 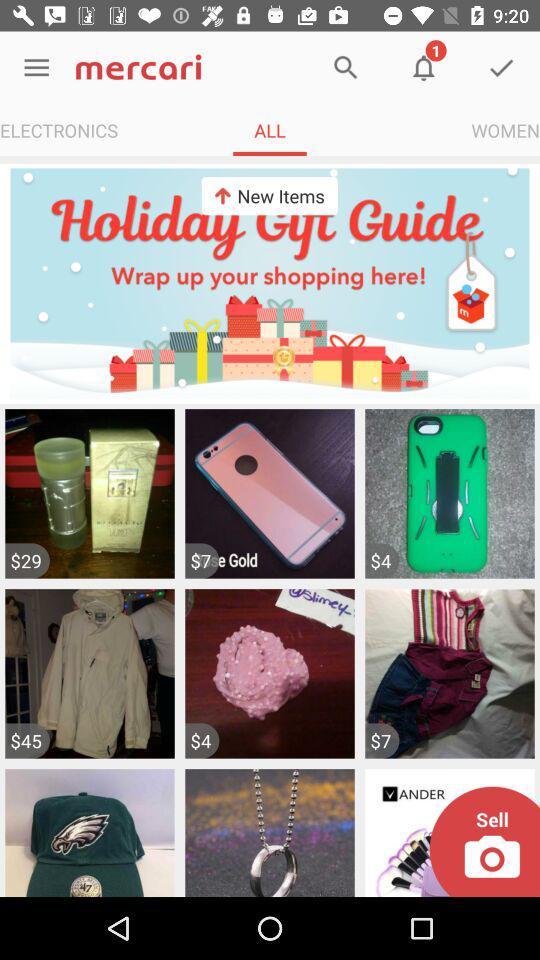 I want to click on new items, so click(x=269, y=196).